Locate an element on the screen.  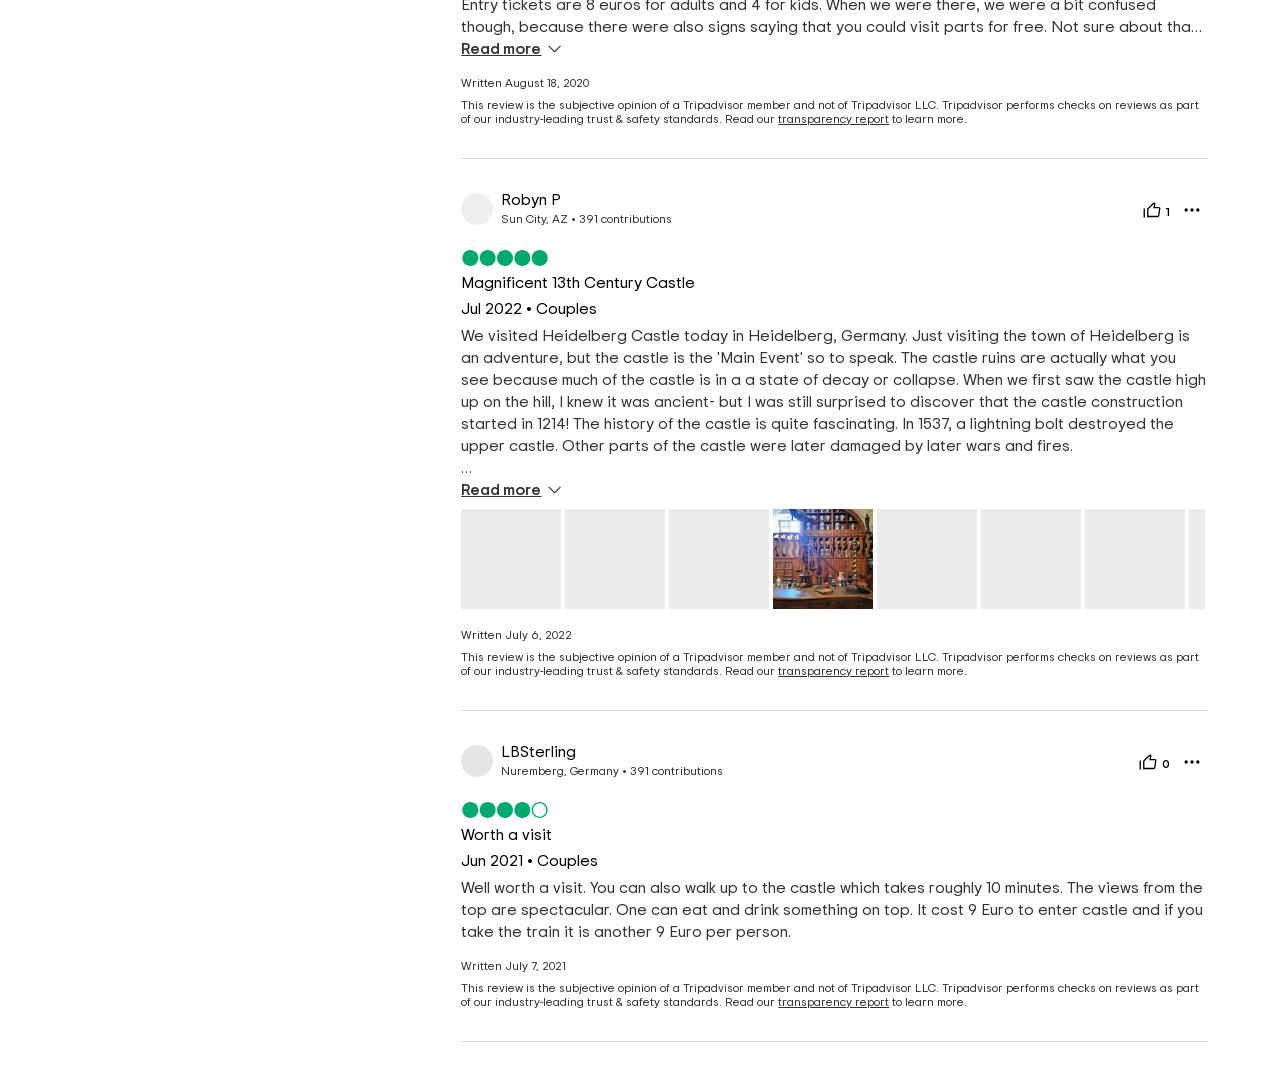
'1' is located at coordinates (1168, 210).